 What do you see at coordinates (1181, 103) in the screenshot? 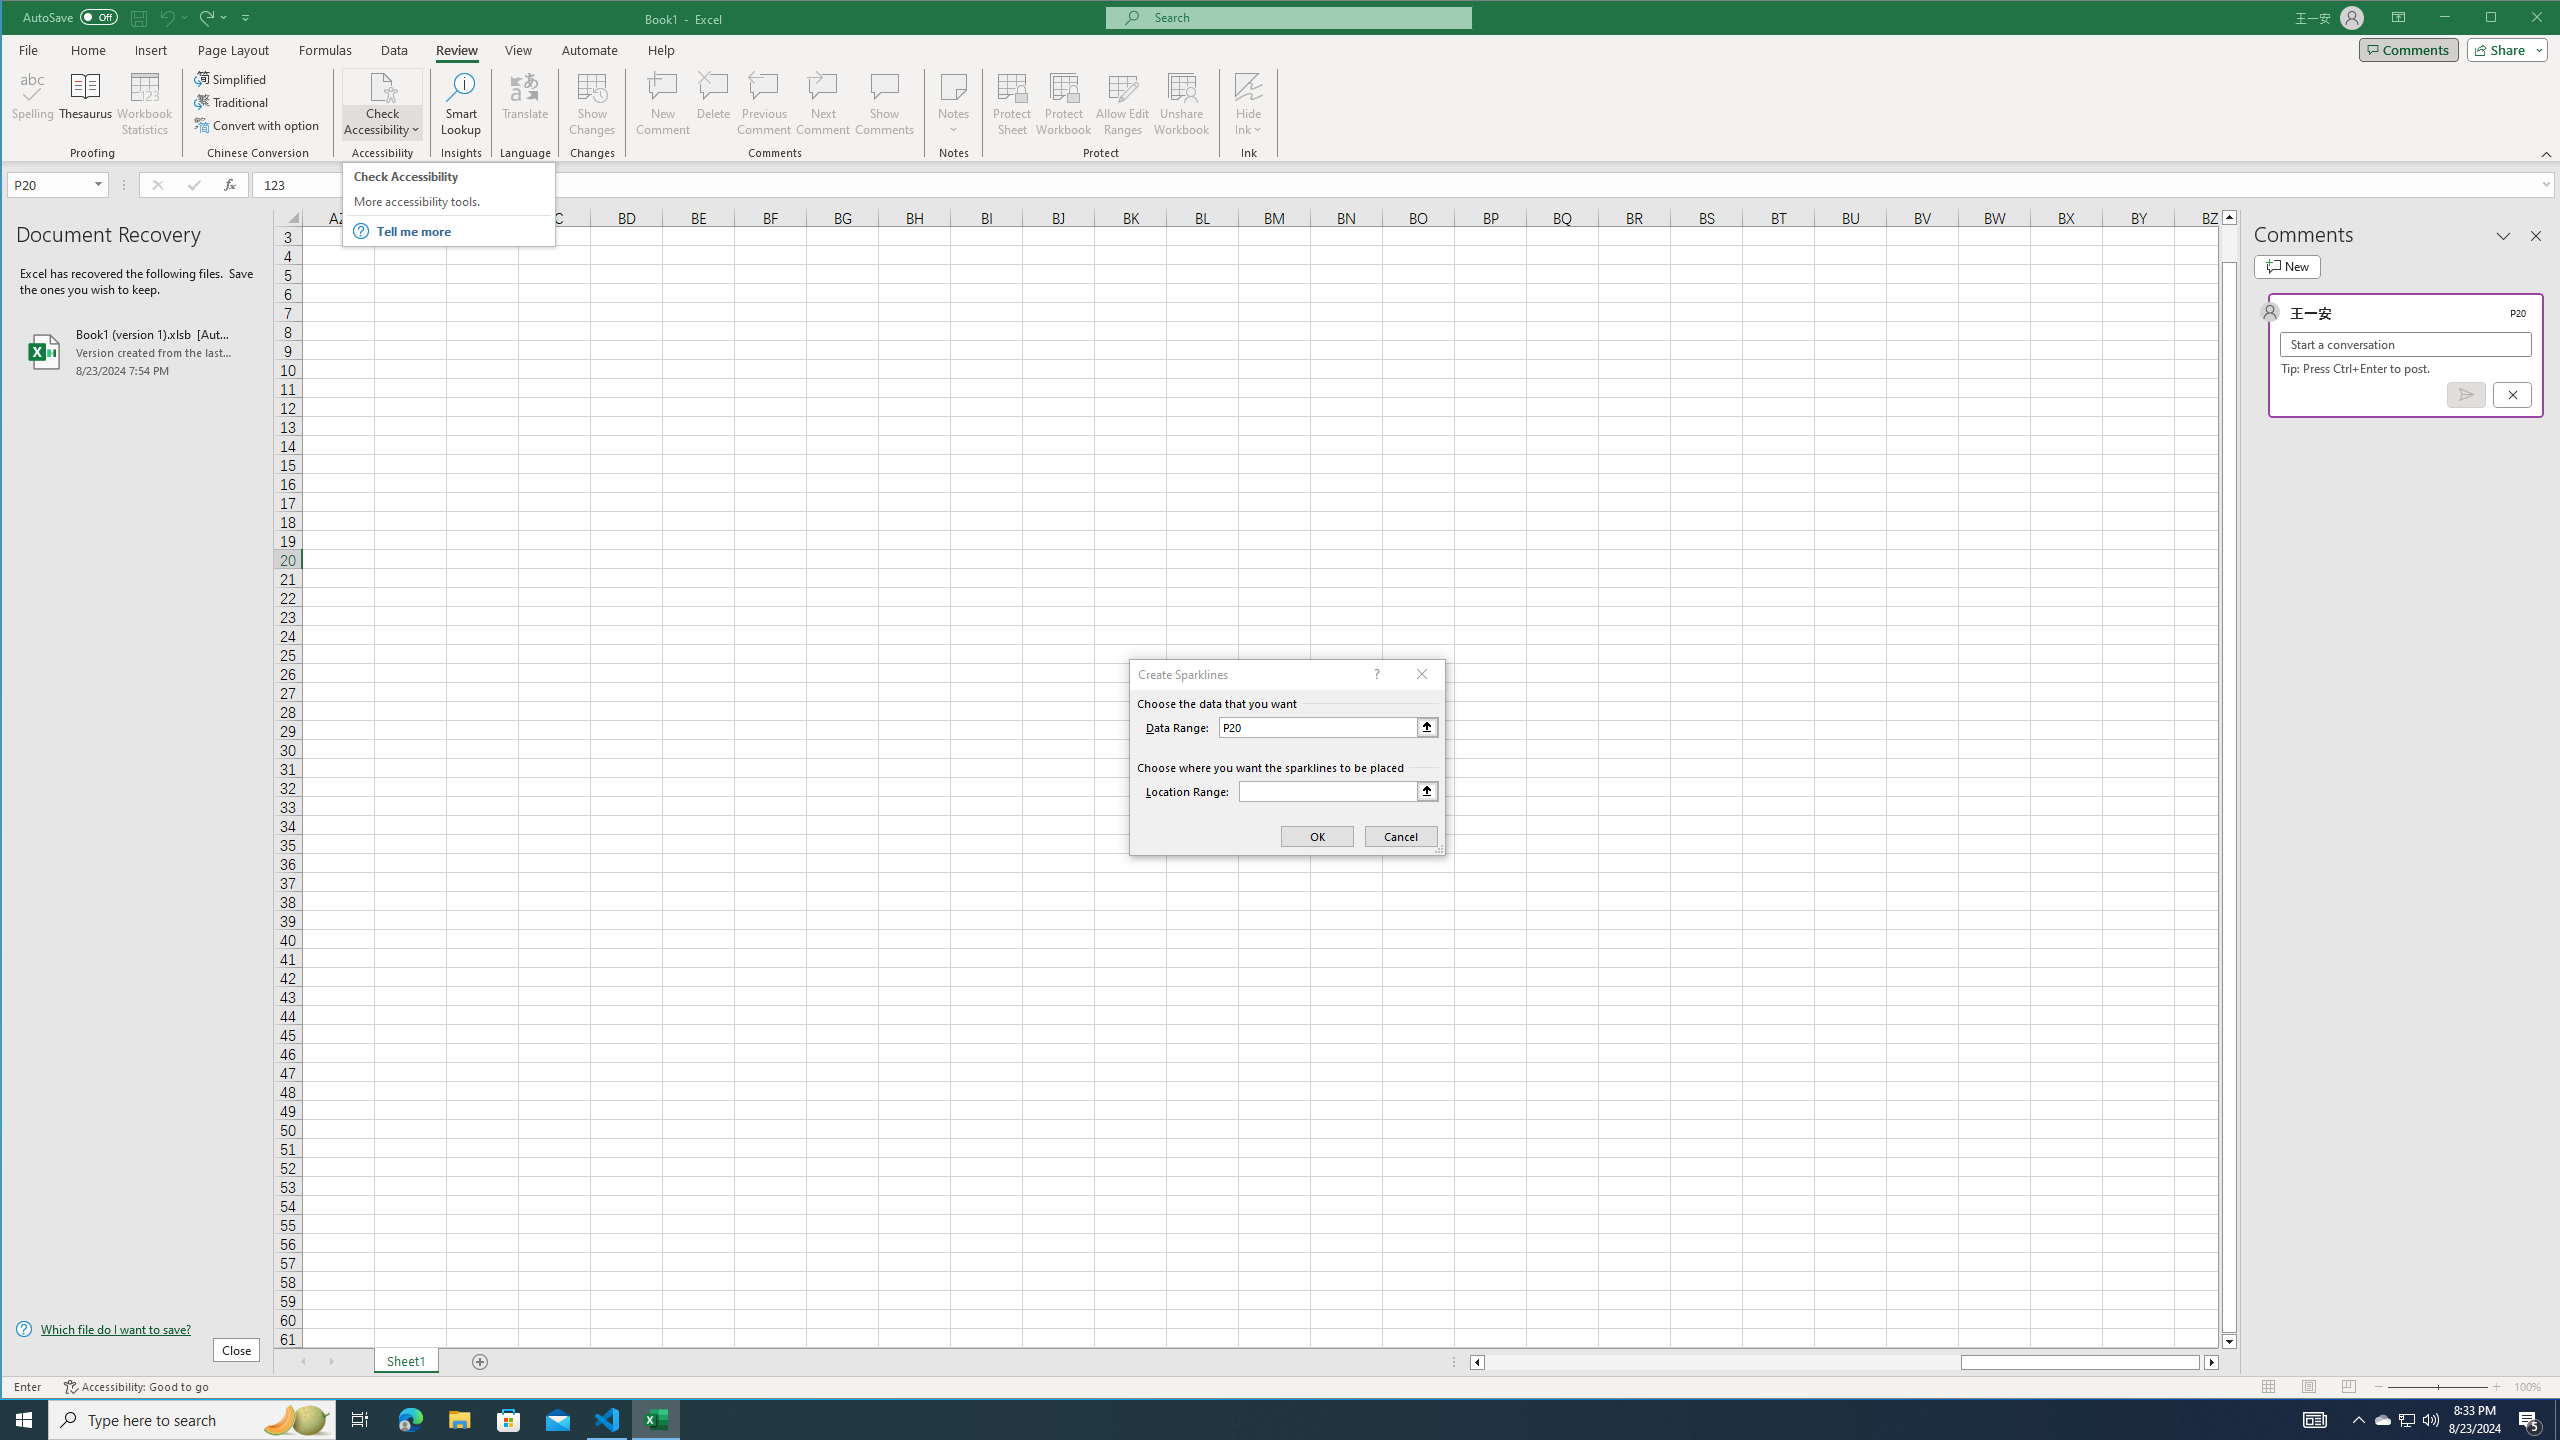
I see `'Unshare Workbook'` at bounding box center [1181, 103].